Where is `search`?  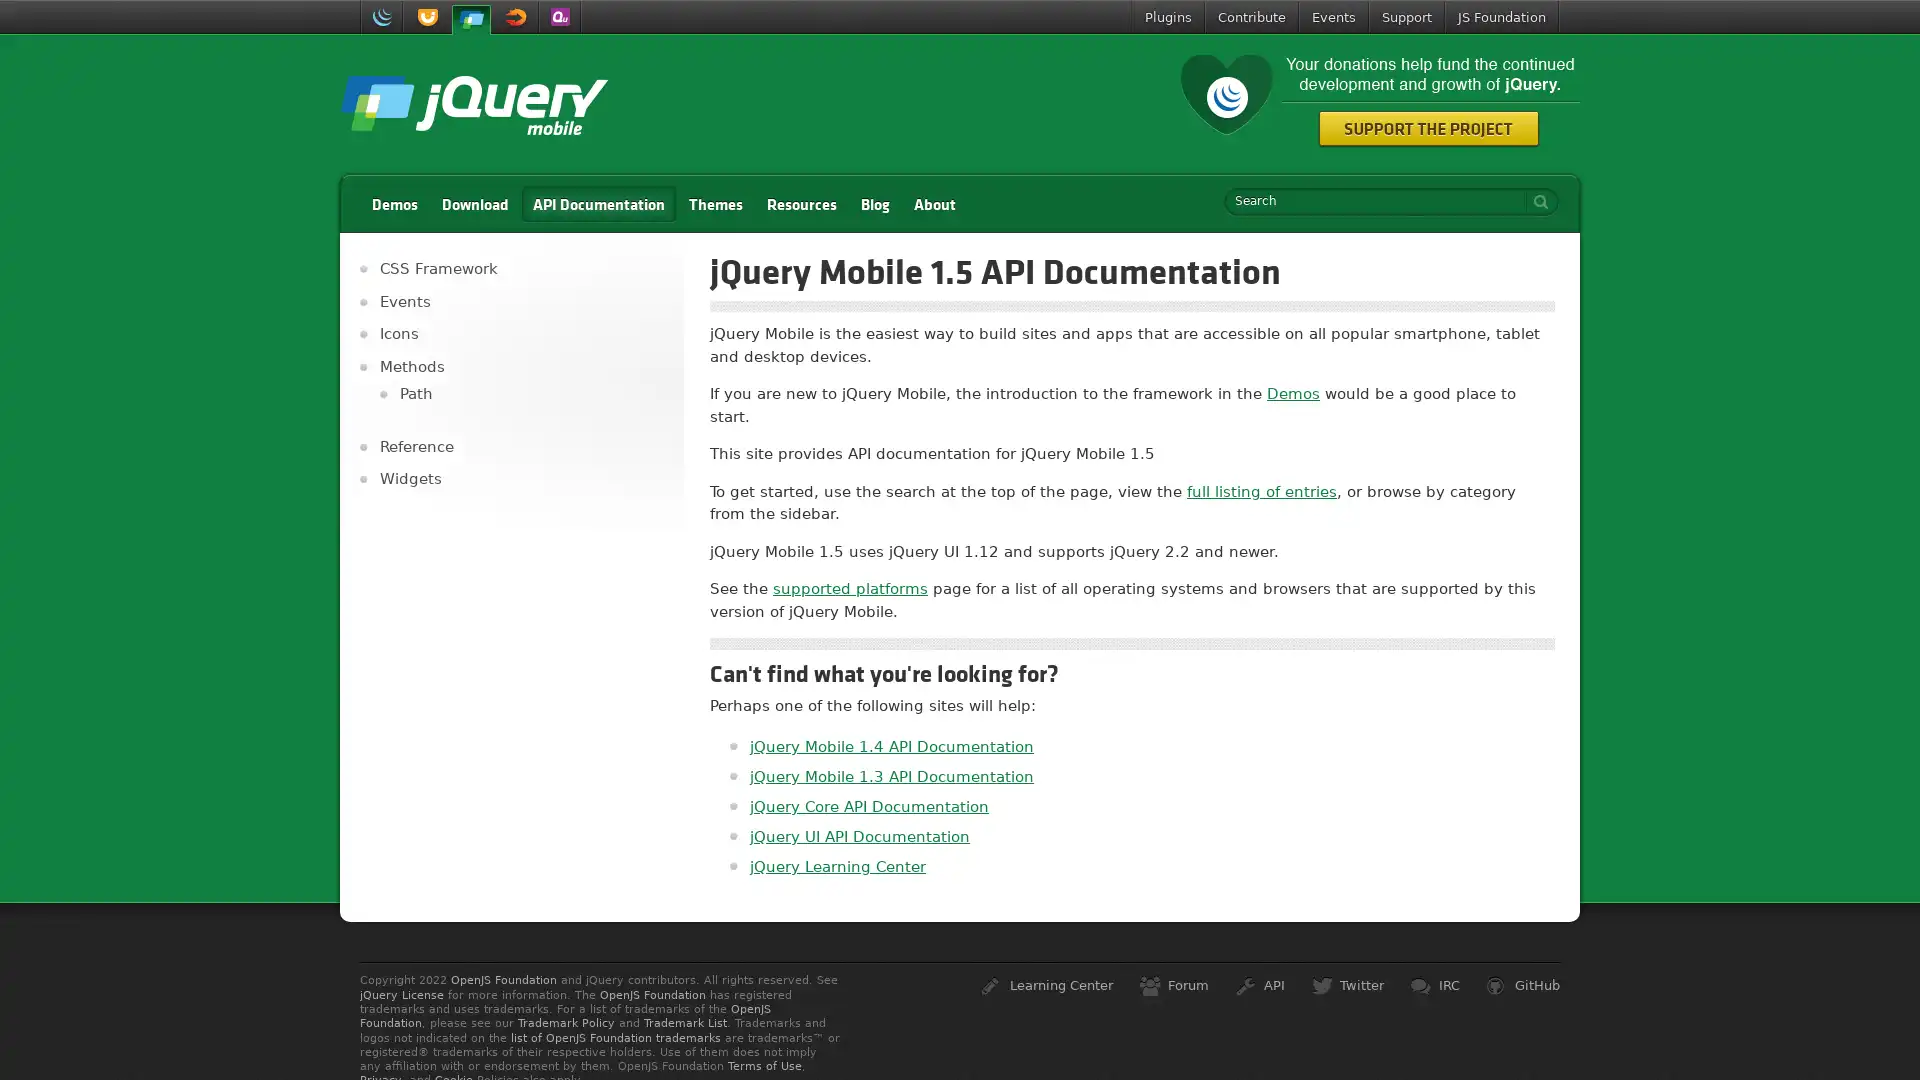 search is located at coordinates (1535, 201).